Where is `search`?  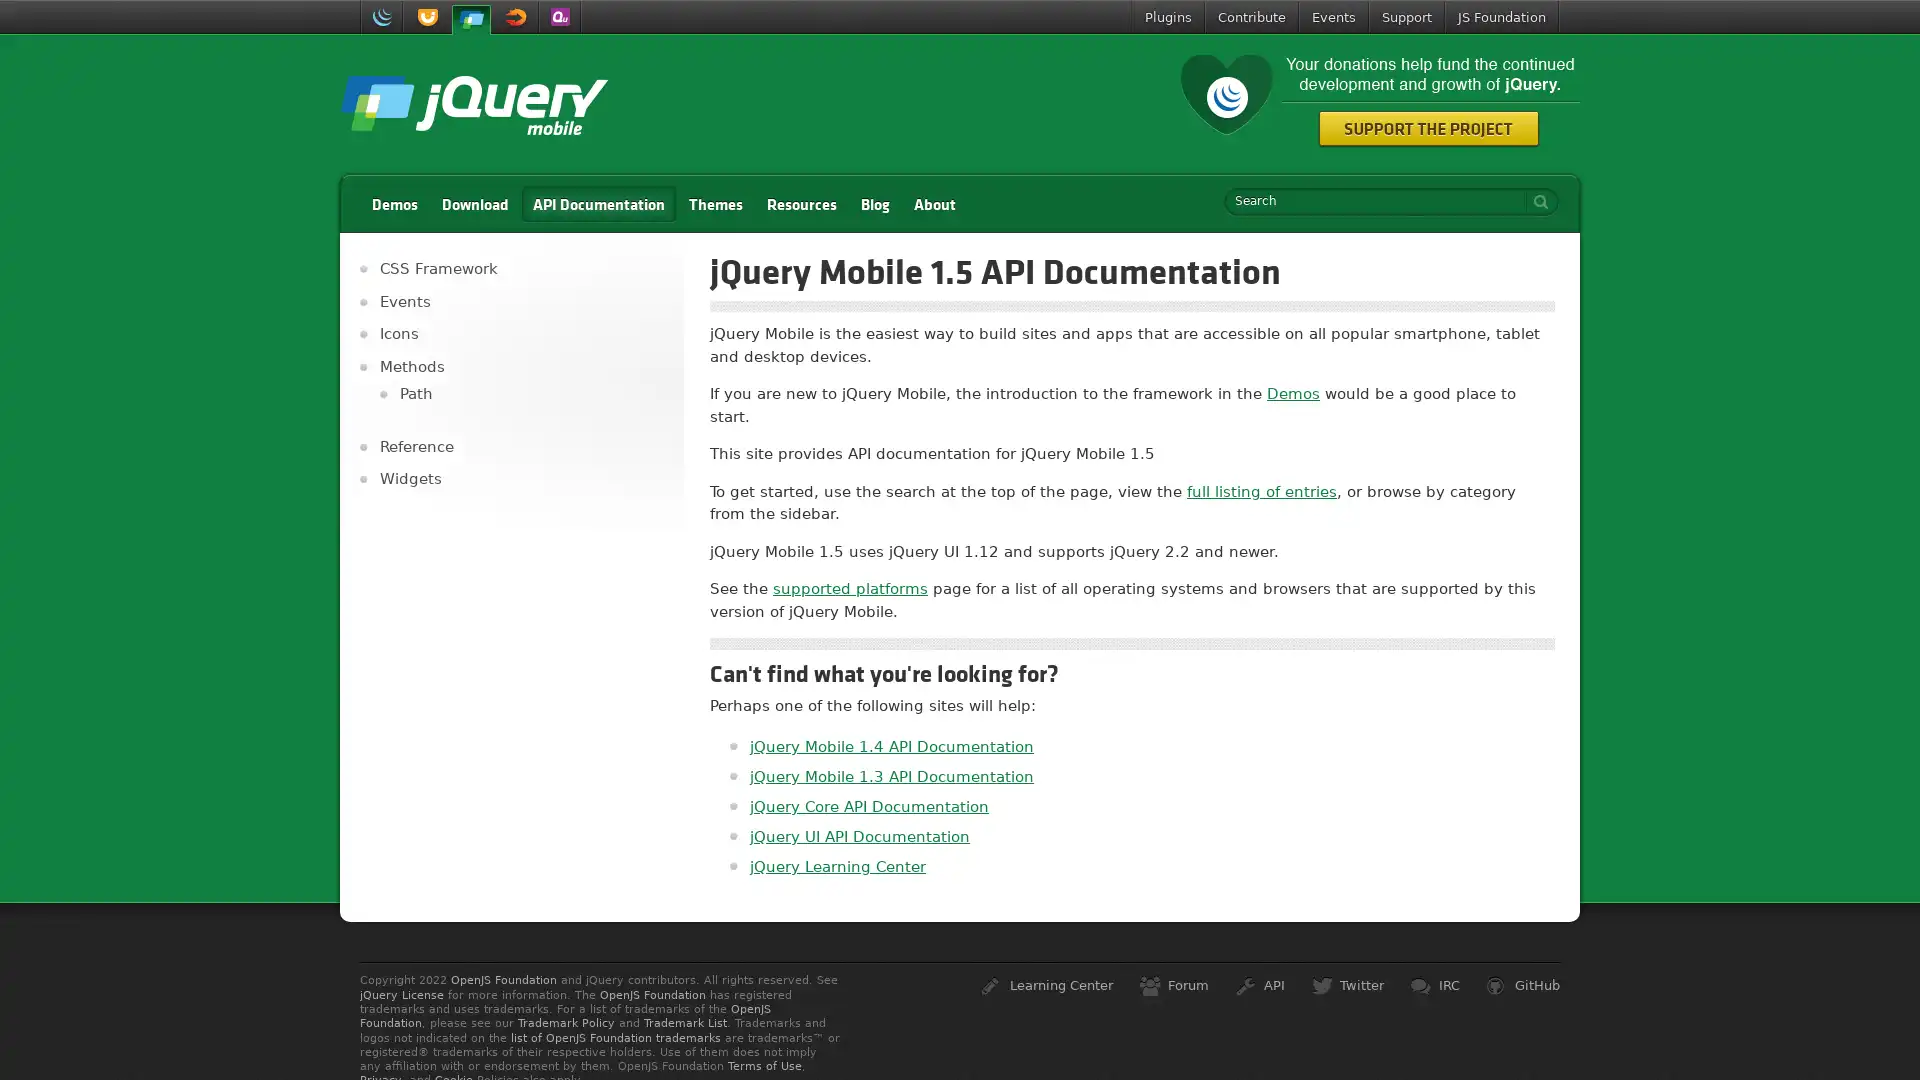 search is located at coordinates (1535, 201).